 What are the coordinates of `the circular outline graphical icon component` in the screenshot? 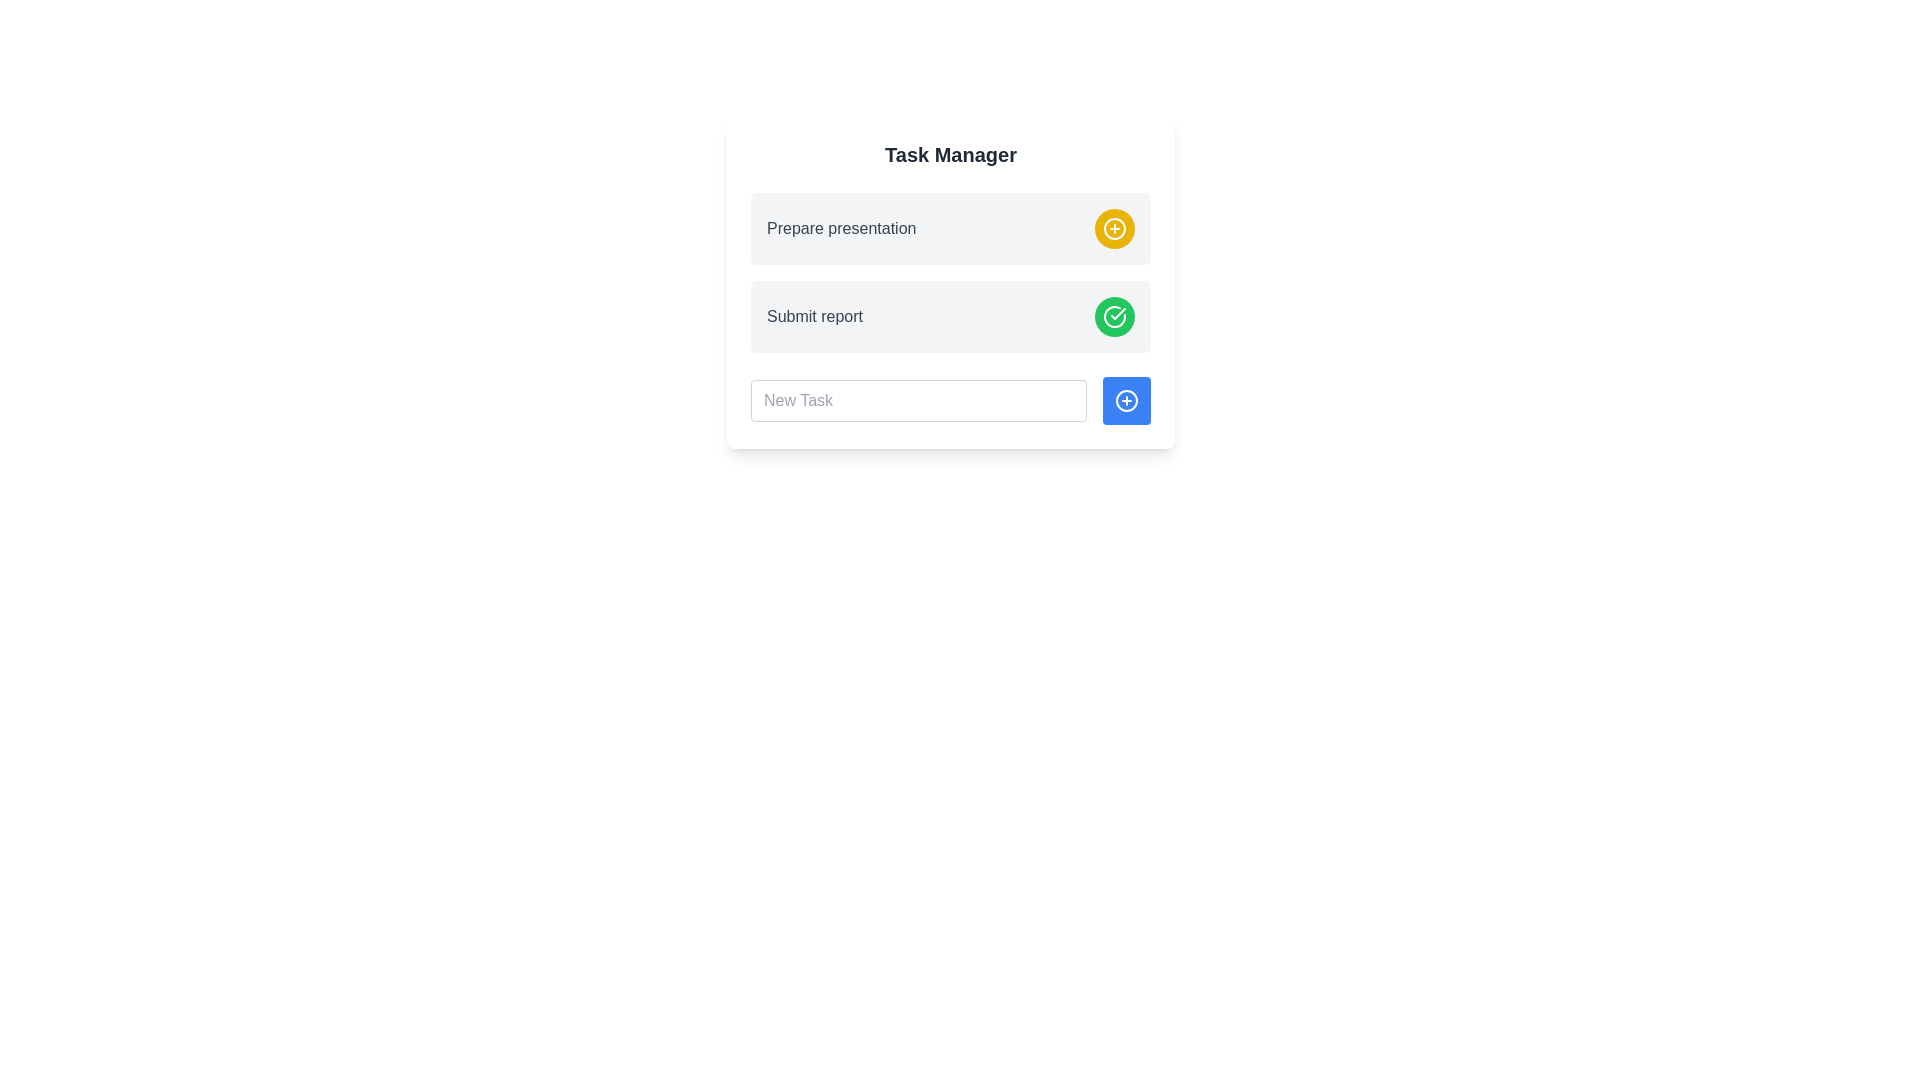 It's located at (1127, 401).